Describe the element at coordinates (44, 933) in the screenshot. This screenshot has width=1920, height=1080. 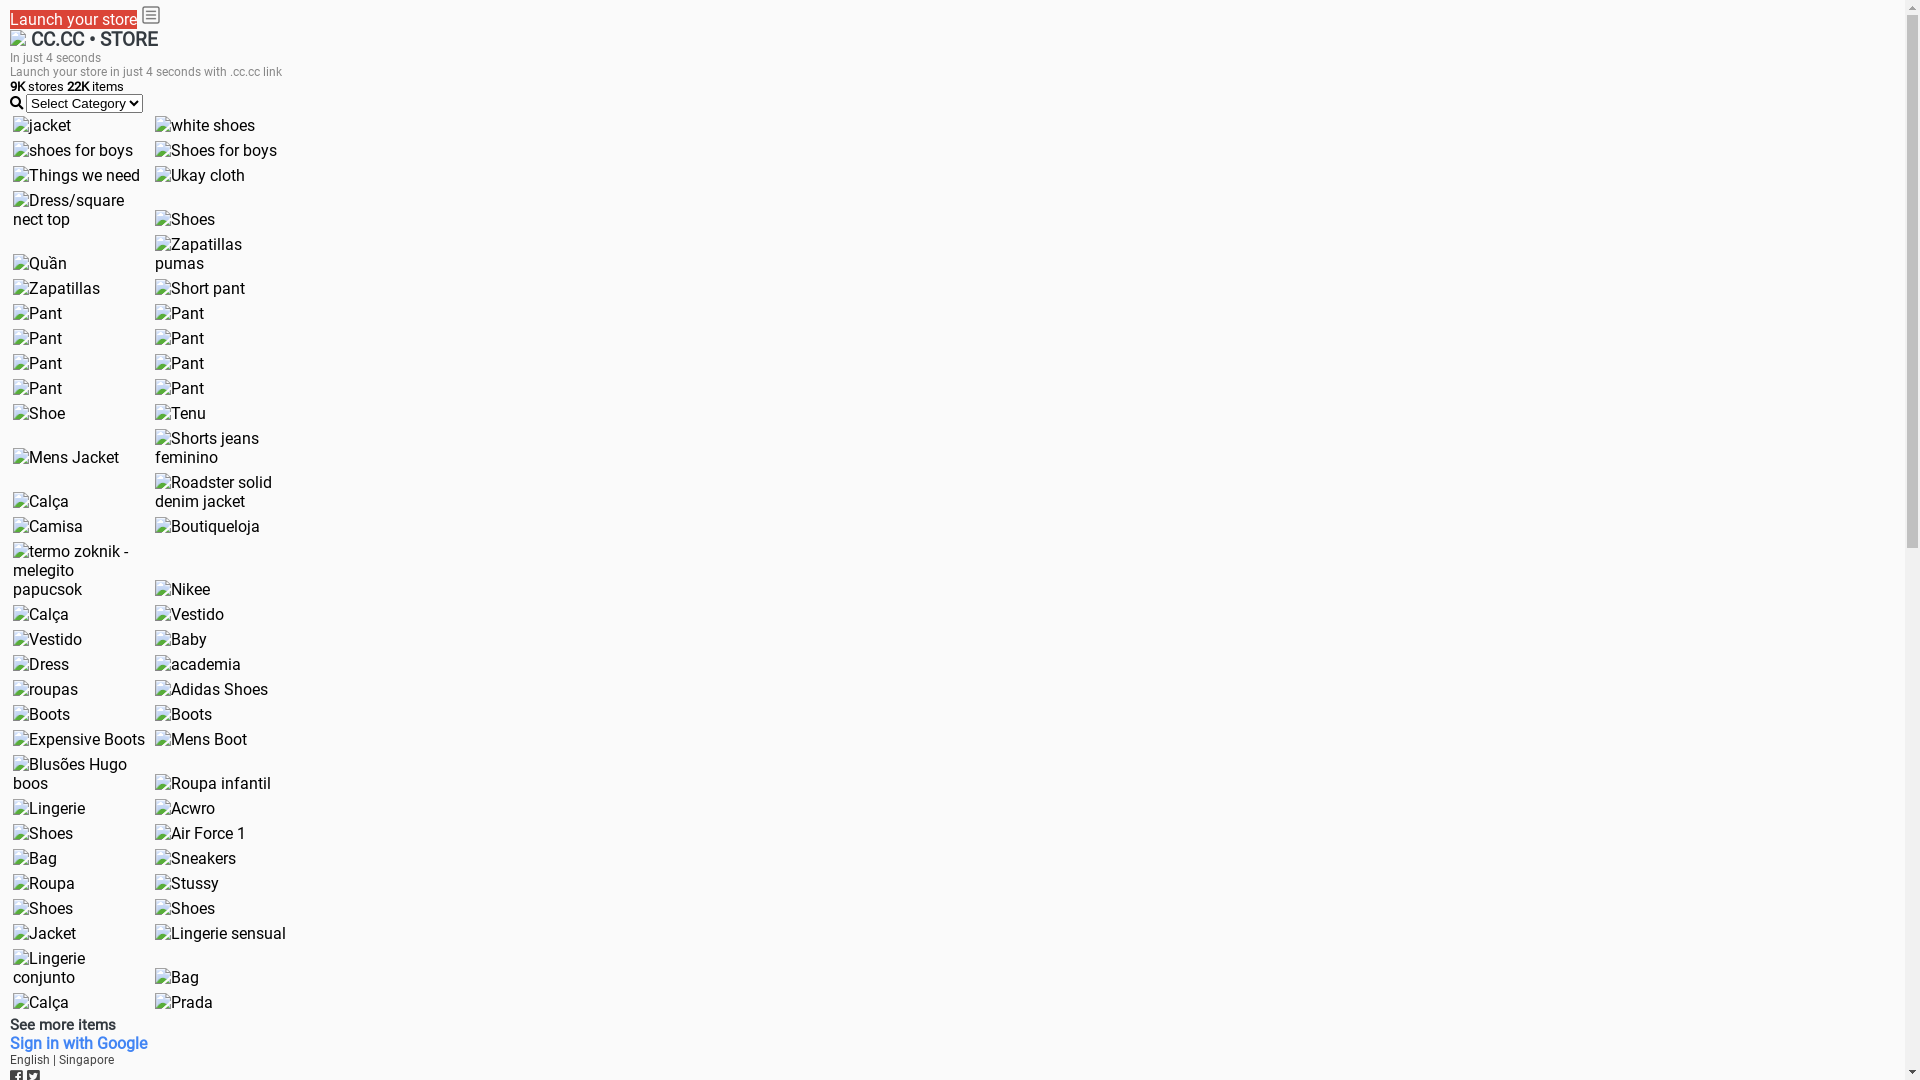
I see `'Jacket'` at that location.